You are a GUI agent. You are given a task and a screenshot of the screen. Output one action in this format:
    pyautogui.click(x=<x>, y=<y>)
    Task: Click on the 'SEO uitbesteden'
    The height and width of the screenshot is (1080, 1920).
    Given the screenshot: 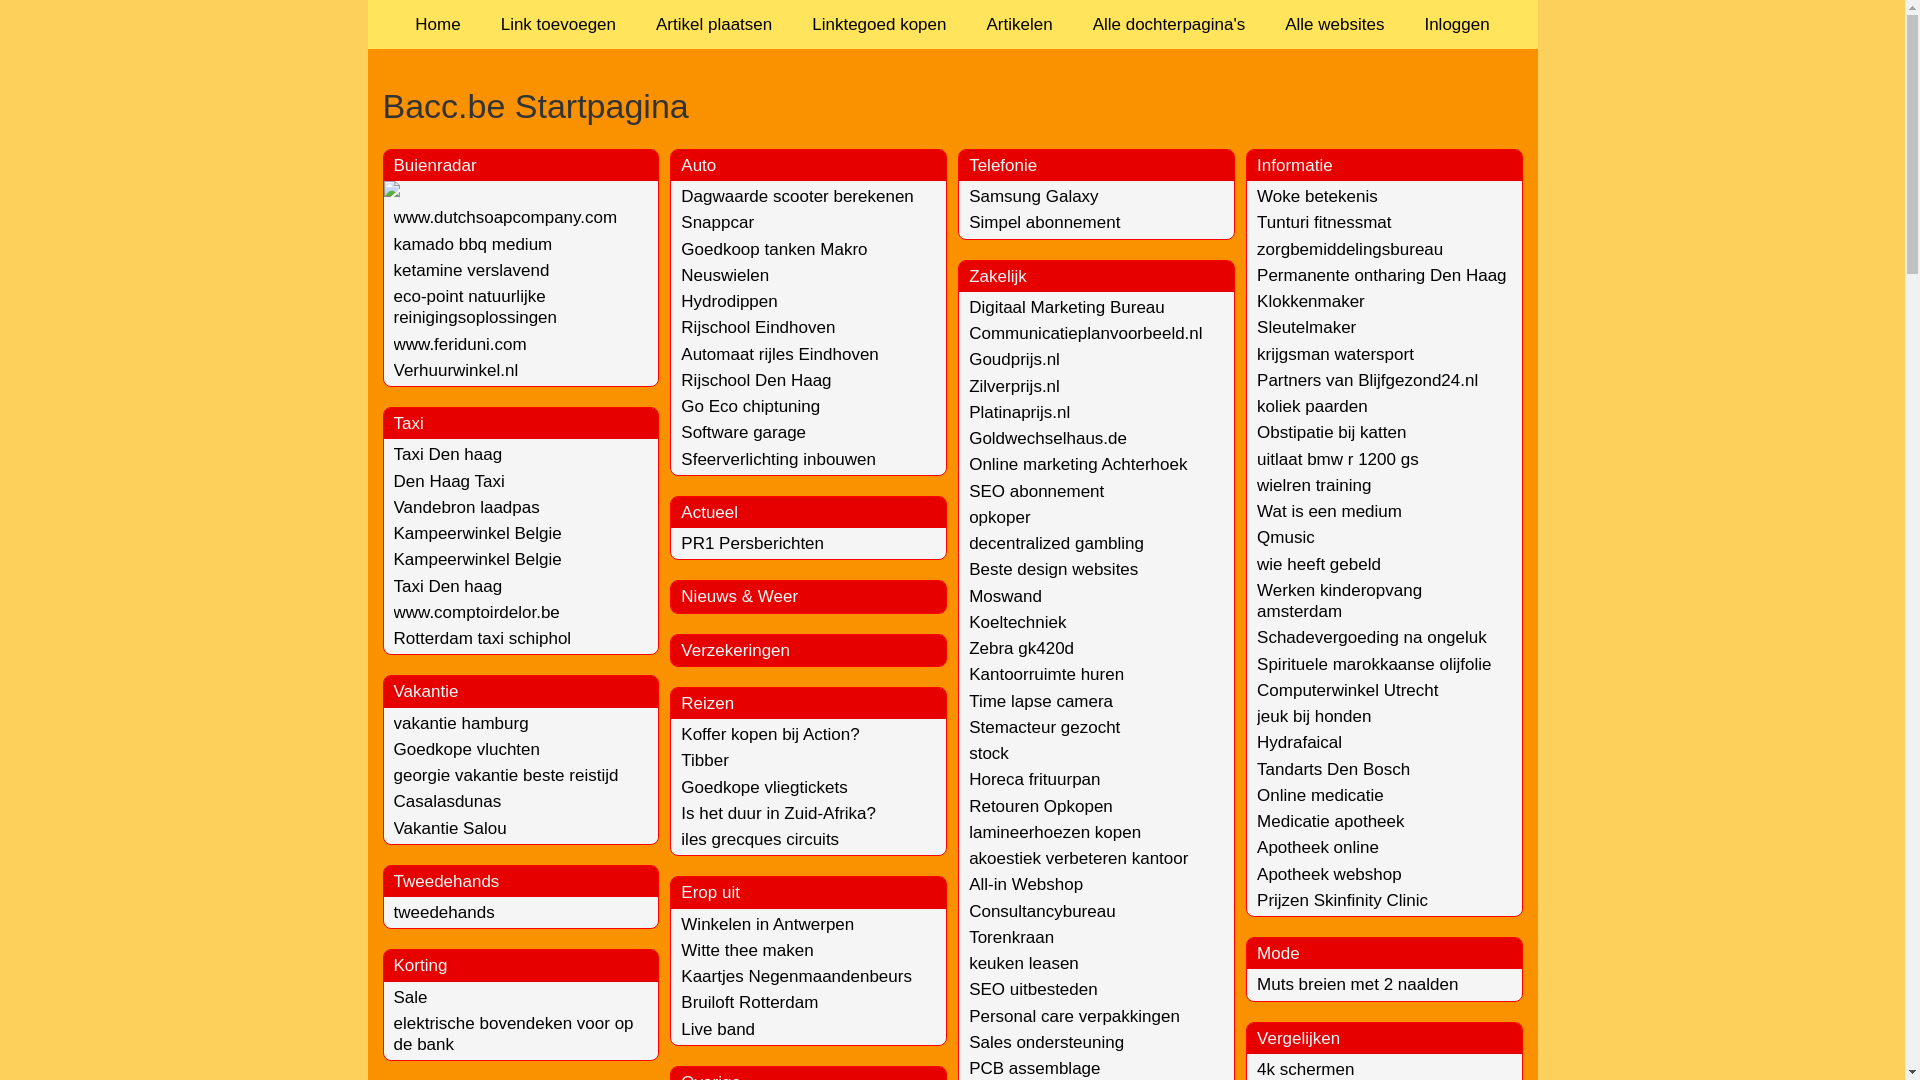 What is the action you would take?
    pyautogui.click(x=1033, y=988)
    